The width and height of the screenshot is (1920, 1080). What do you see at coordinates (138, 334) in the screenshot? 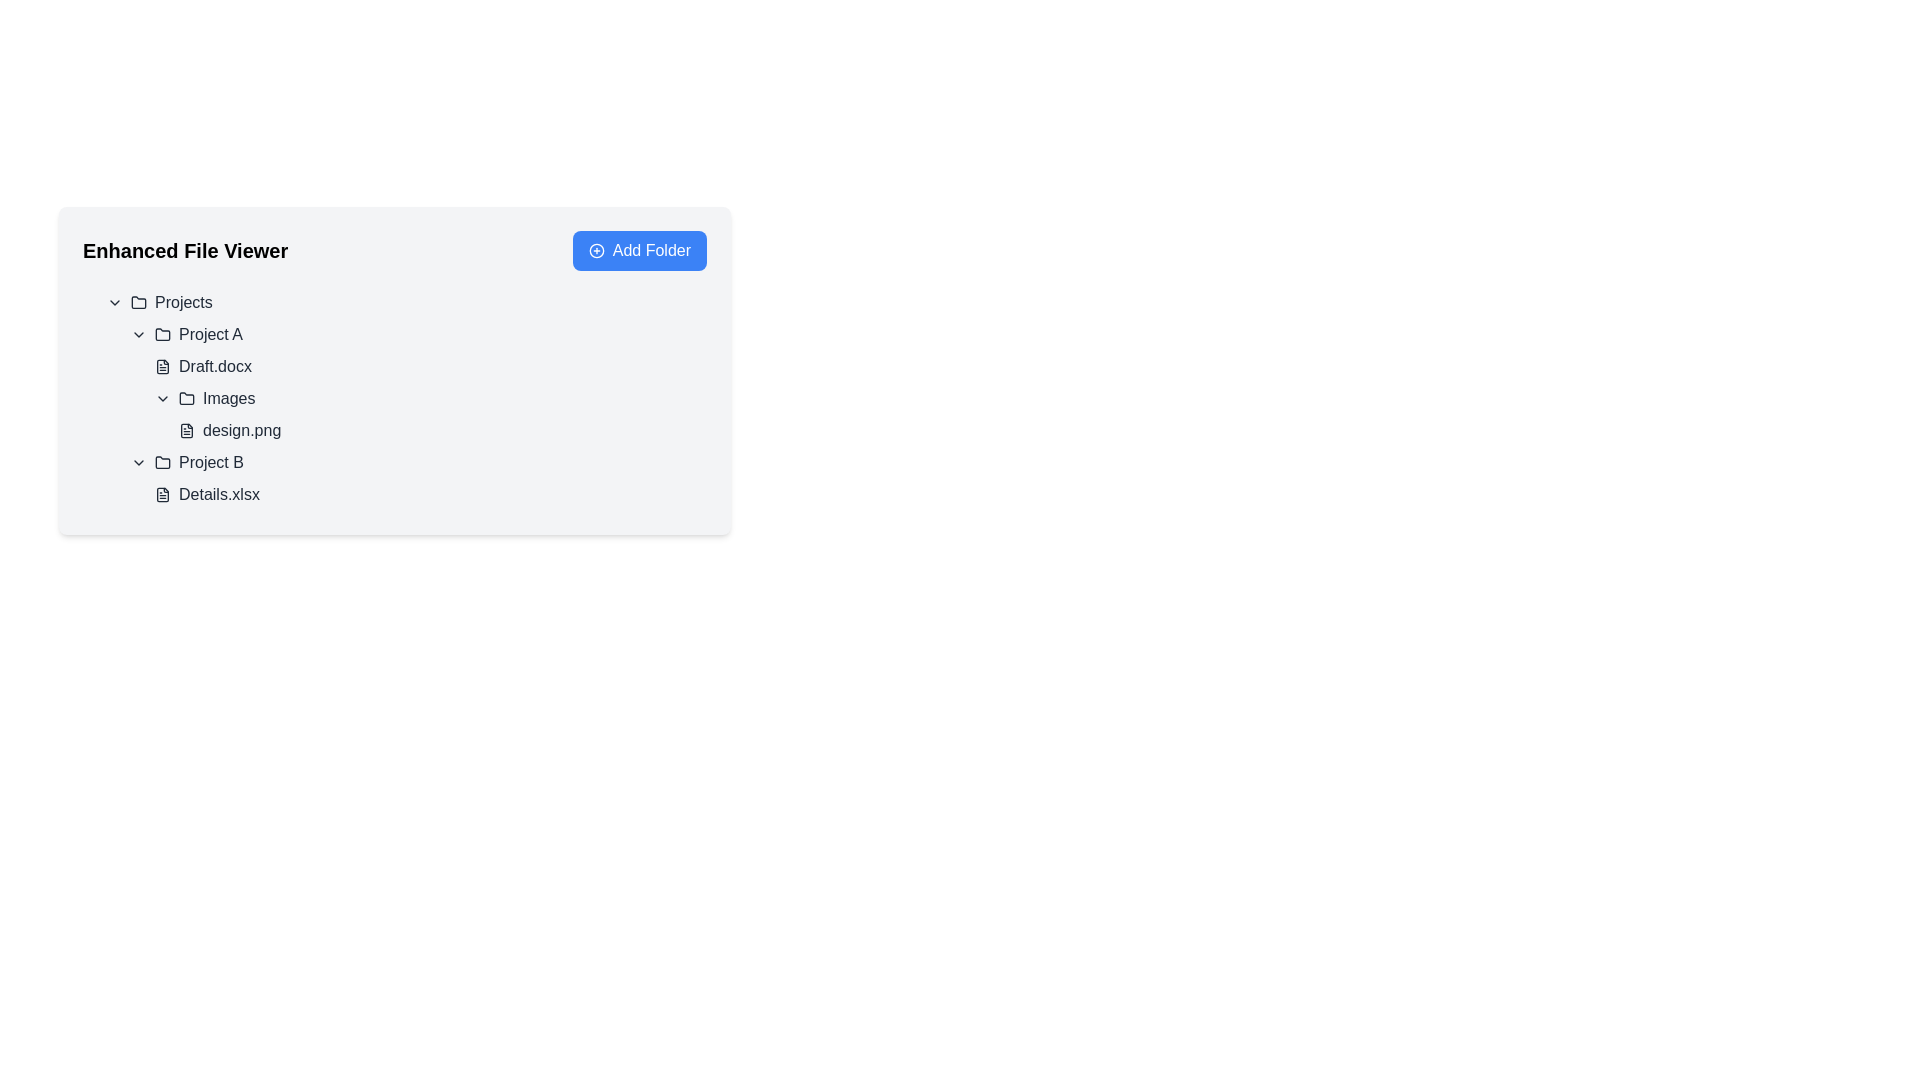
I see `the Dropdown toggle icon for 'Project A'` at bounding box center [138, 334].